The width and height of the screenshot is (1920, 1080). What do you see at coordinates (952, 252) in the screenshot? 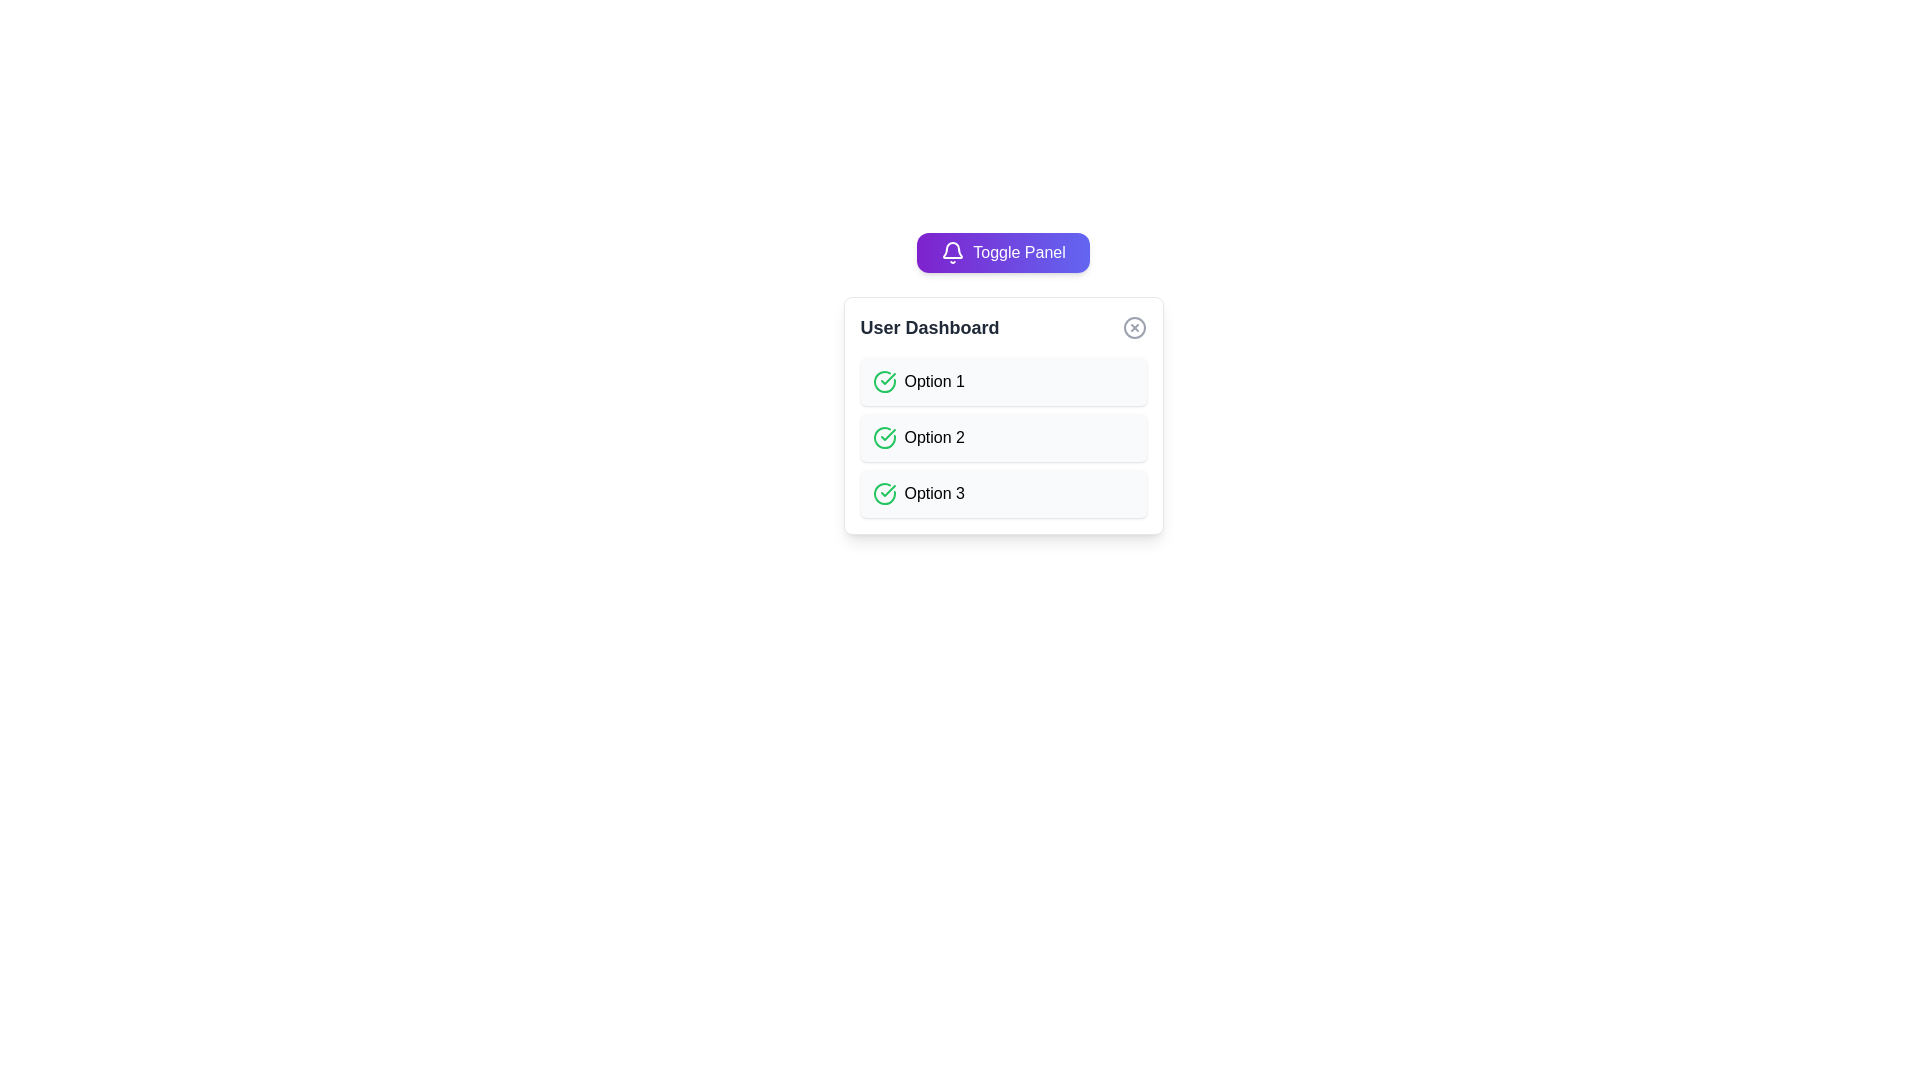
I see `the bell-shaped icon with a modern outline style, which is white on a purple background and located to the left of the 'Toggle Panel' text` at bounding box center [952, 252].